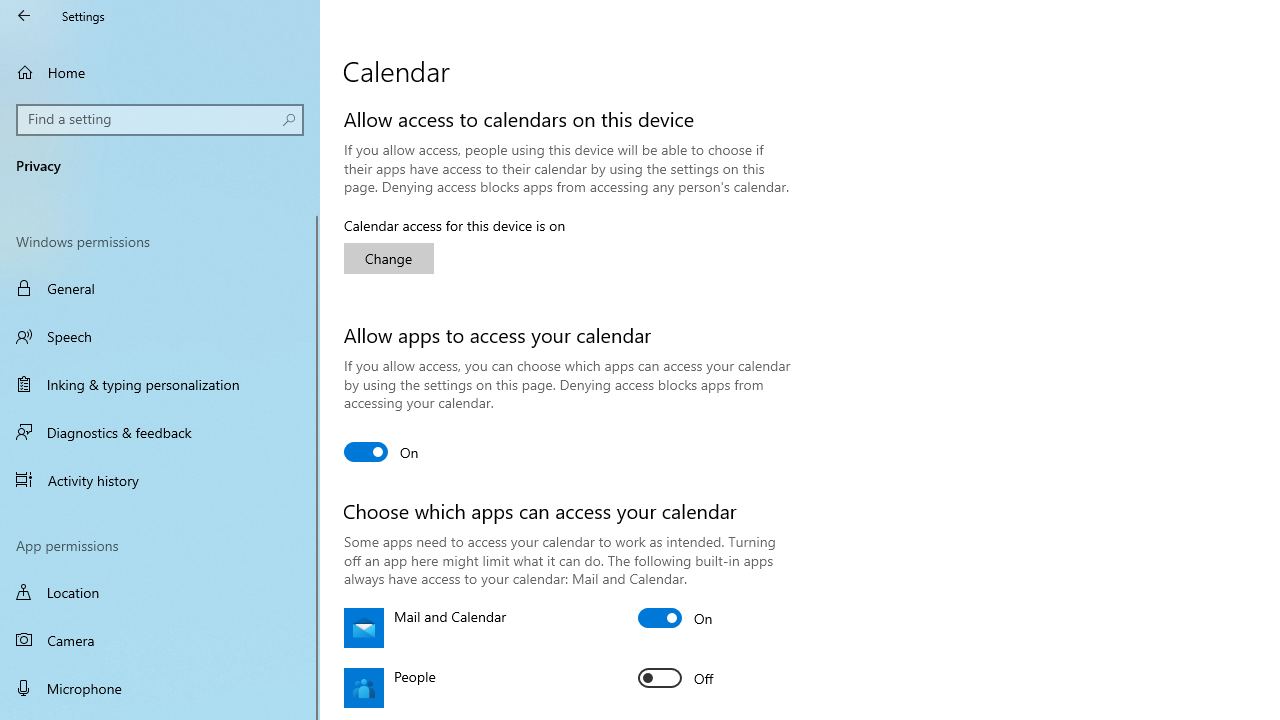 This screenshot has height=720, width=1280. Describe the element at coordinates (675, 617) in the screenshot. I see `'Mail and Calendar'` at that location.